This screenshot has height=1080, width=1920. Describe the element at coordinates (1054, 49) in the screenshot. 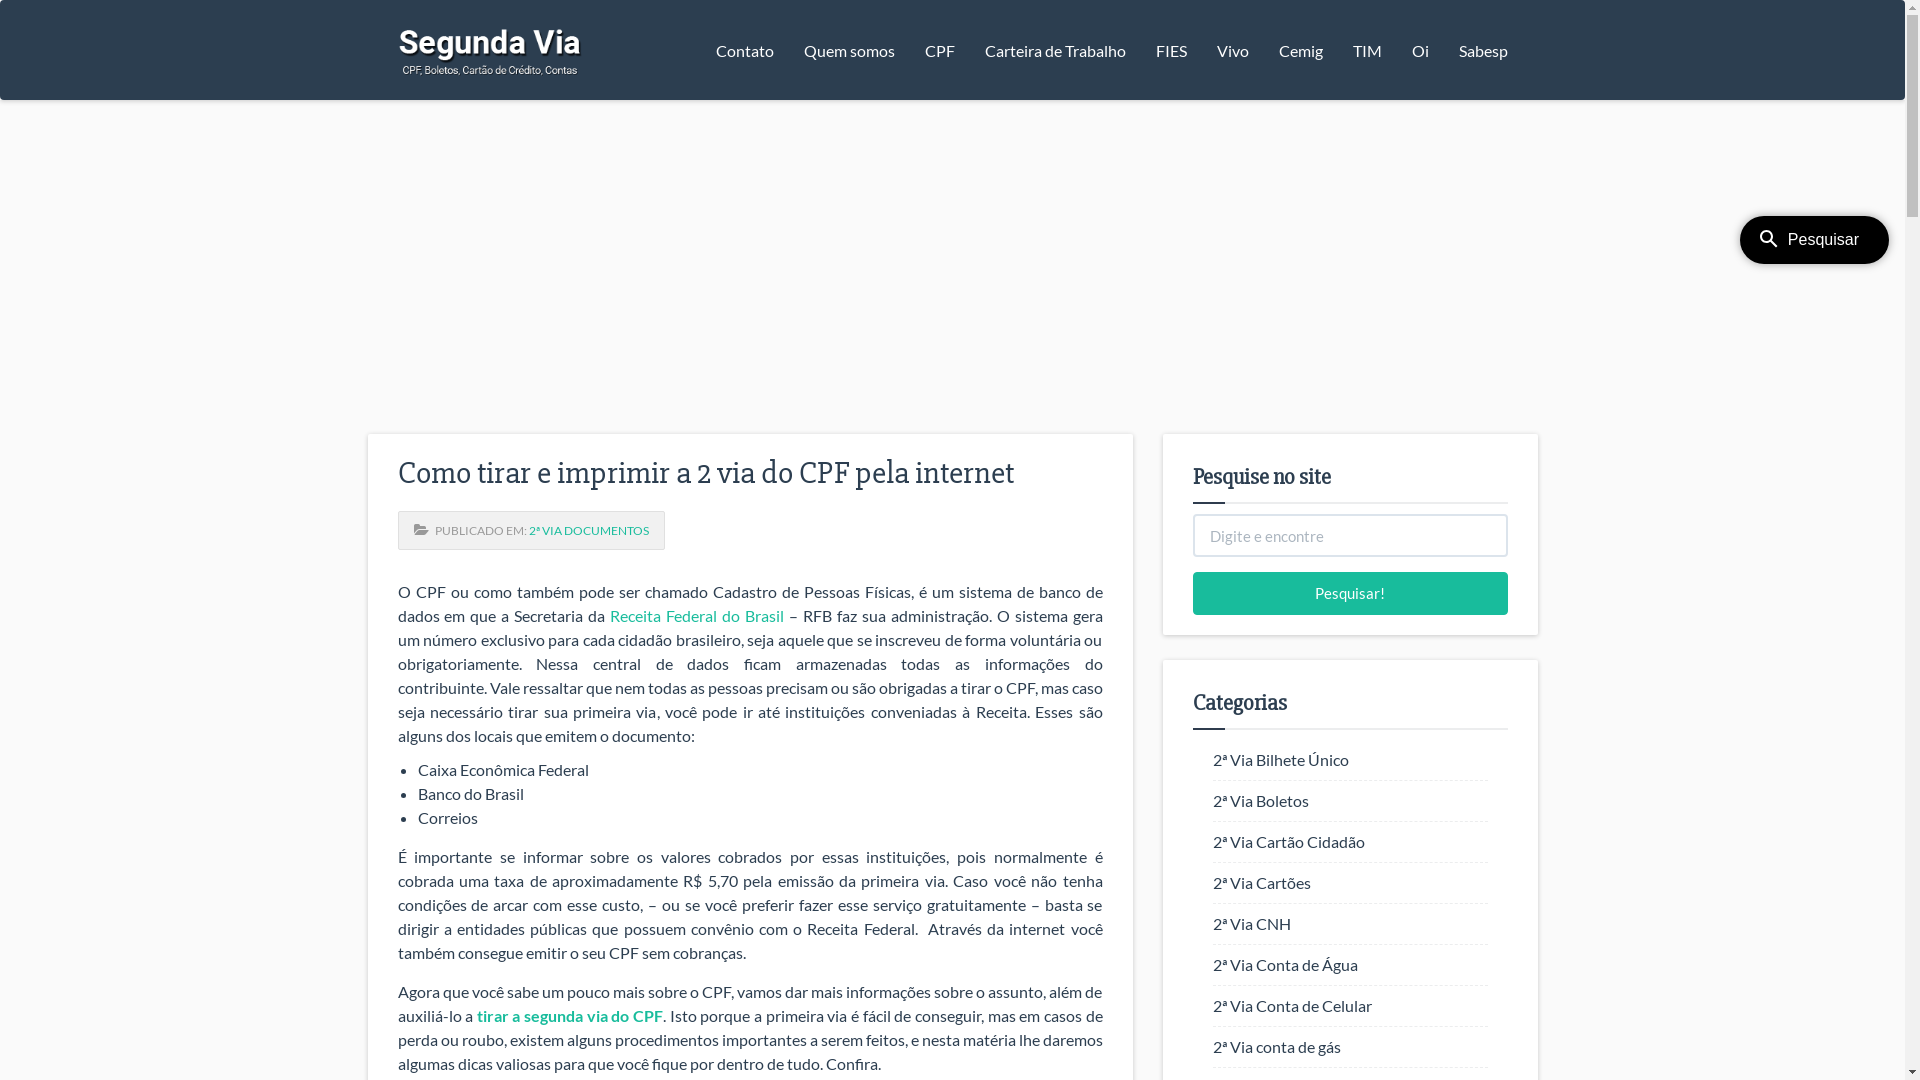

I see `'Carteira de Trabalho'` at that location.